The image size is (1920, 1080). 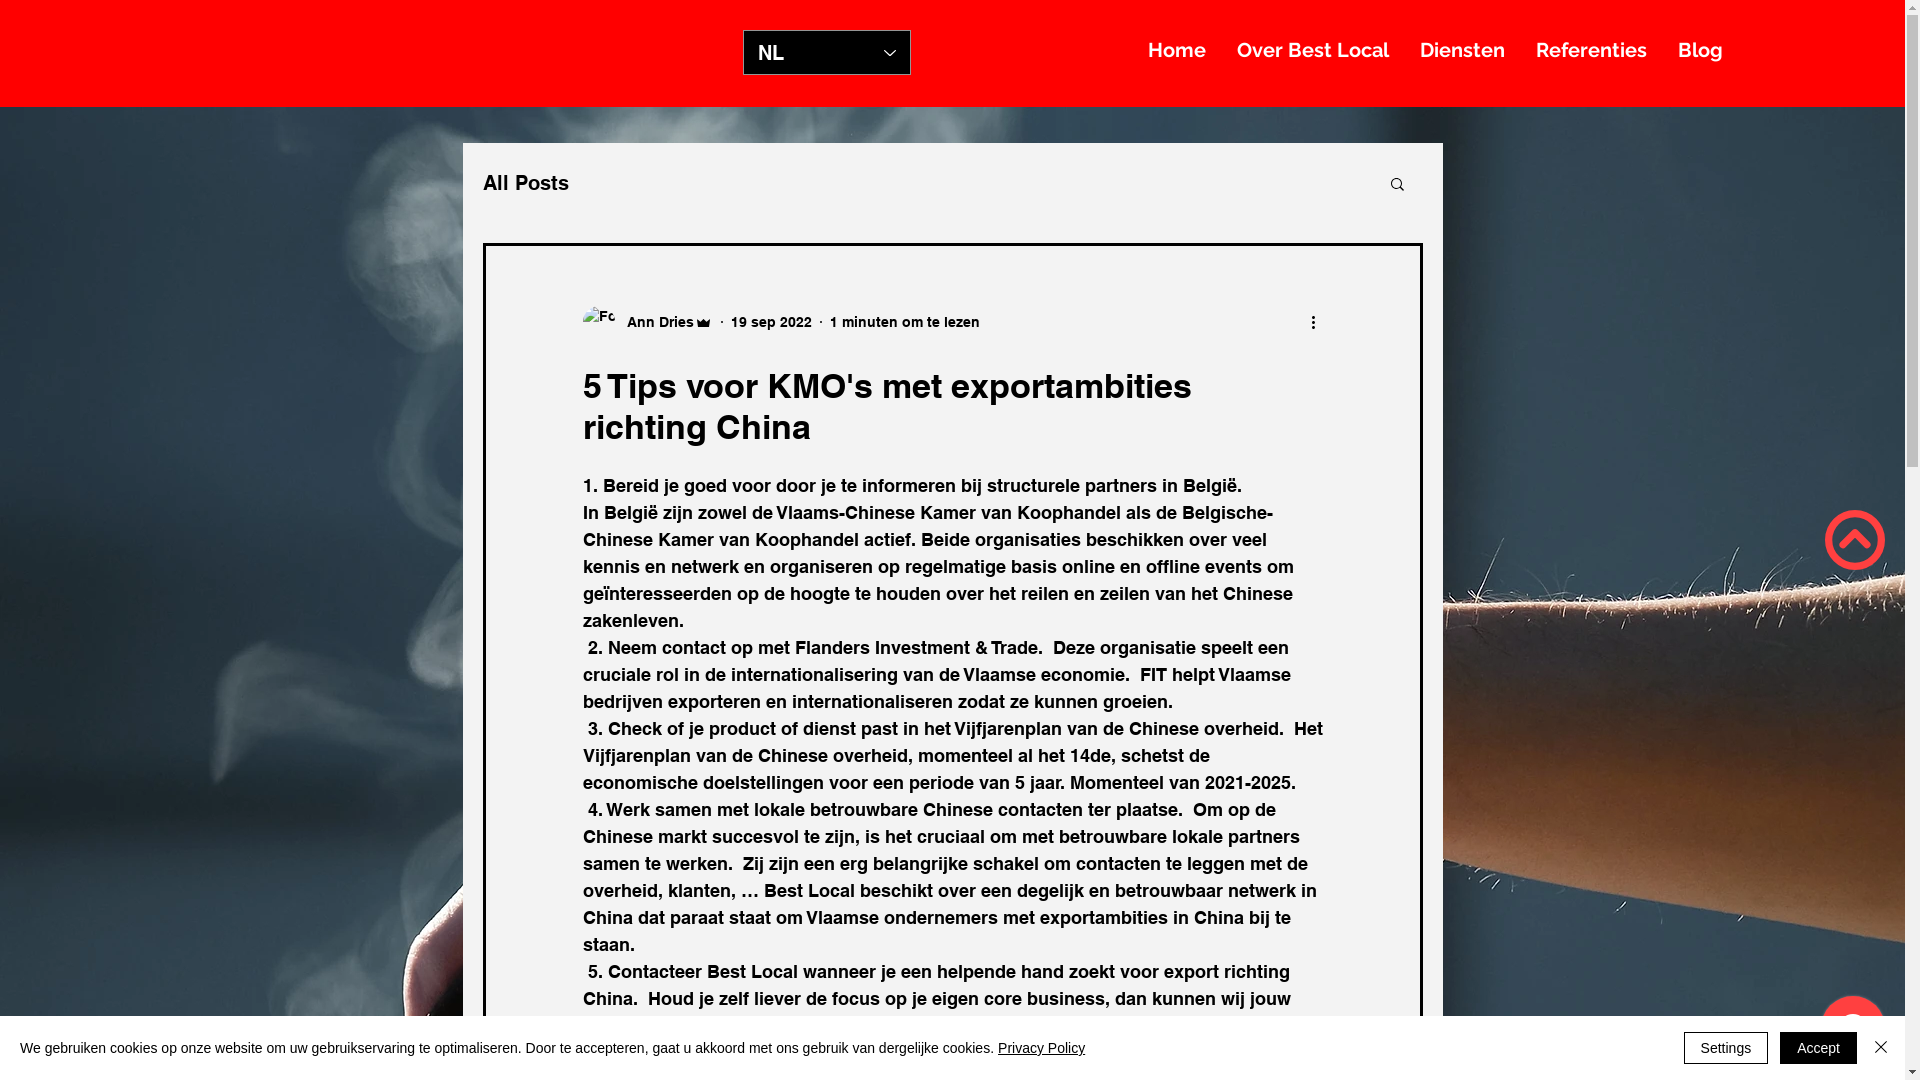 I want to click on 'Blog', so click(x=1662, y=49).